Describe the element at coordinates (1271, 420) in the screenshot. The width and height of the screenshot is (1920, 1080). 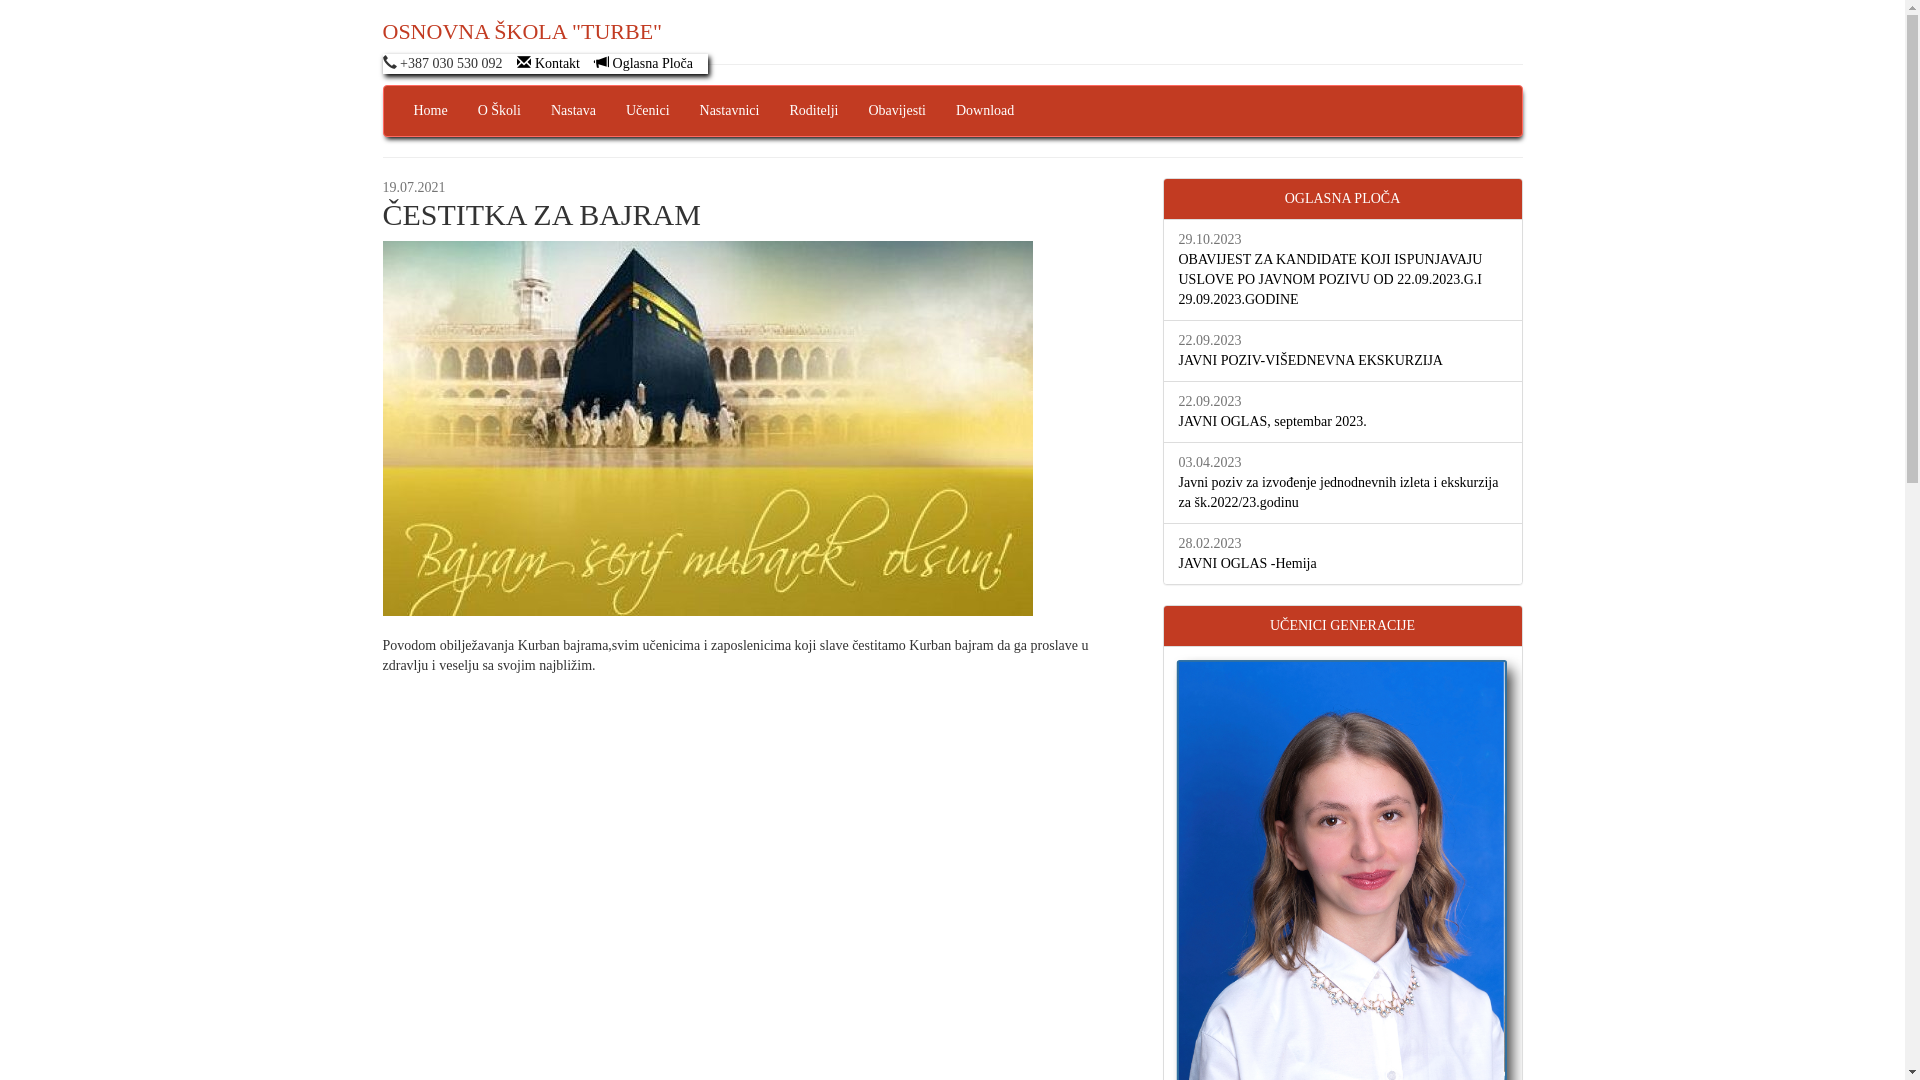
I see `'JAVNI OGLAS, septembar 2023.'` at that location.